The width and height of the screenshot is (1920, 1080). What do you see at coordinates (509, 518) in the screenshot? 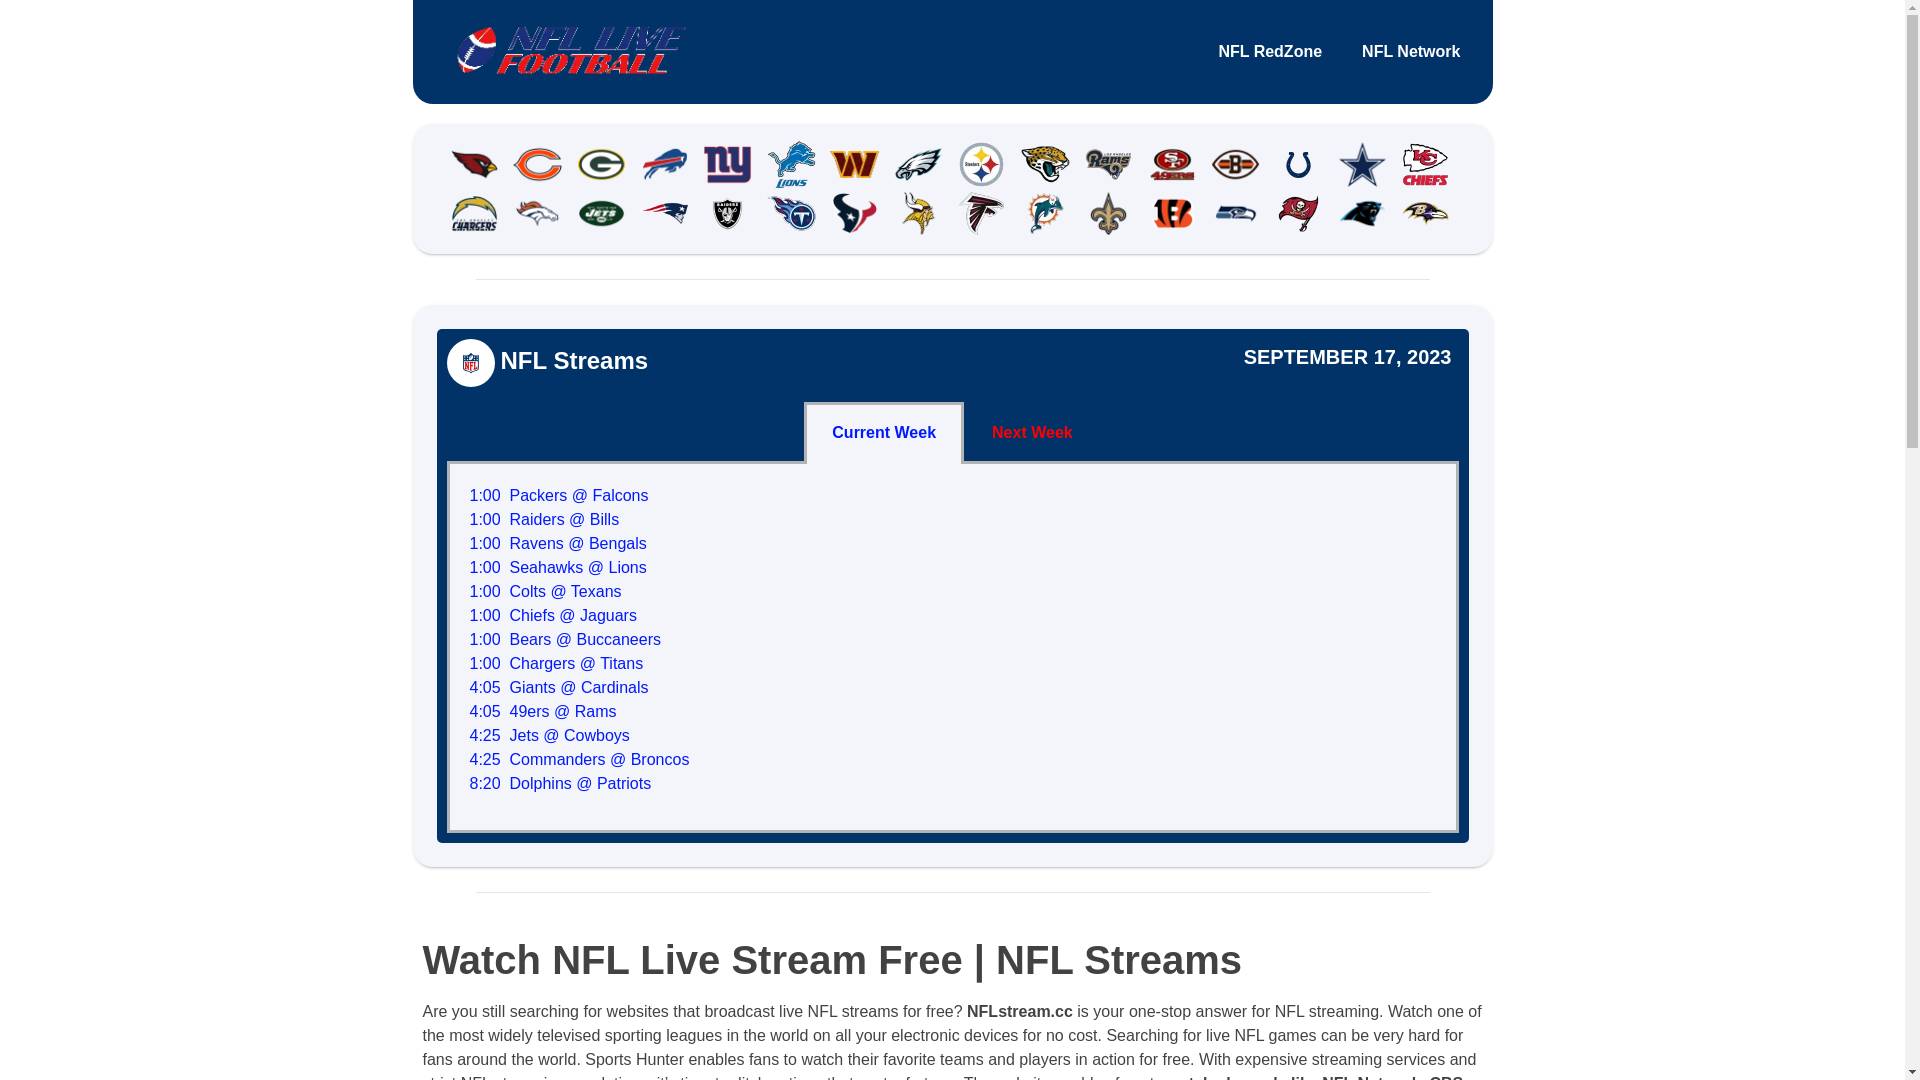
I see `'Raiders @ Bills'` at bounding box center [509, 518].